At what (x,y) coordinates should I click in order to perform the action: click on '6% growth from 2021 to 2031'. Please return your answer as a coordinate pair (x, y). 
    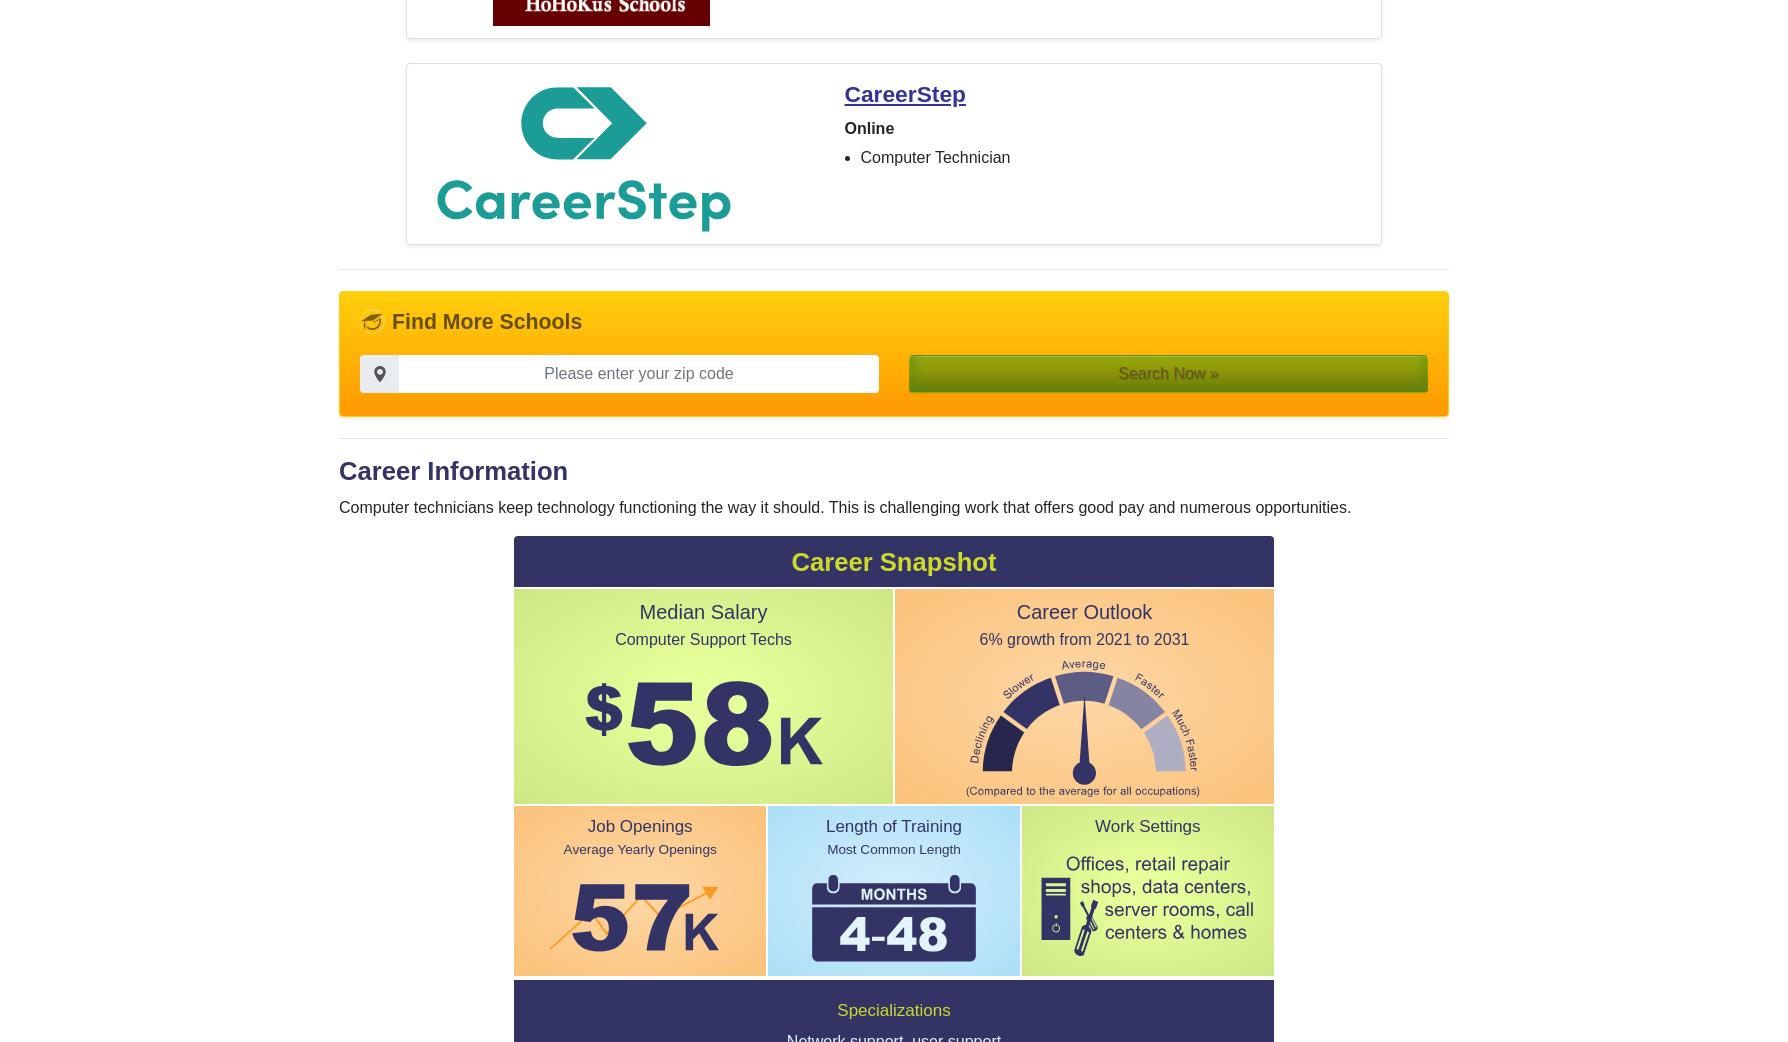
    Looking at the image, I should click on (1084, 639).